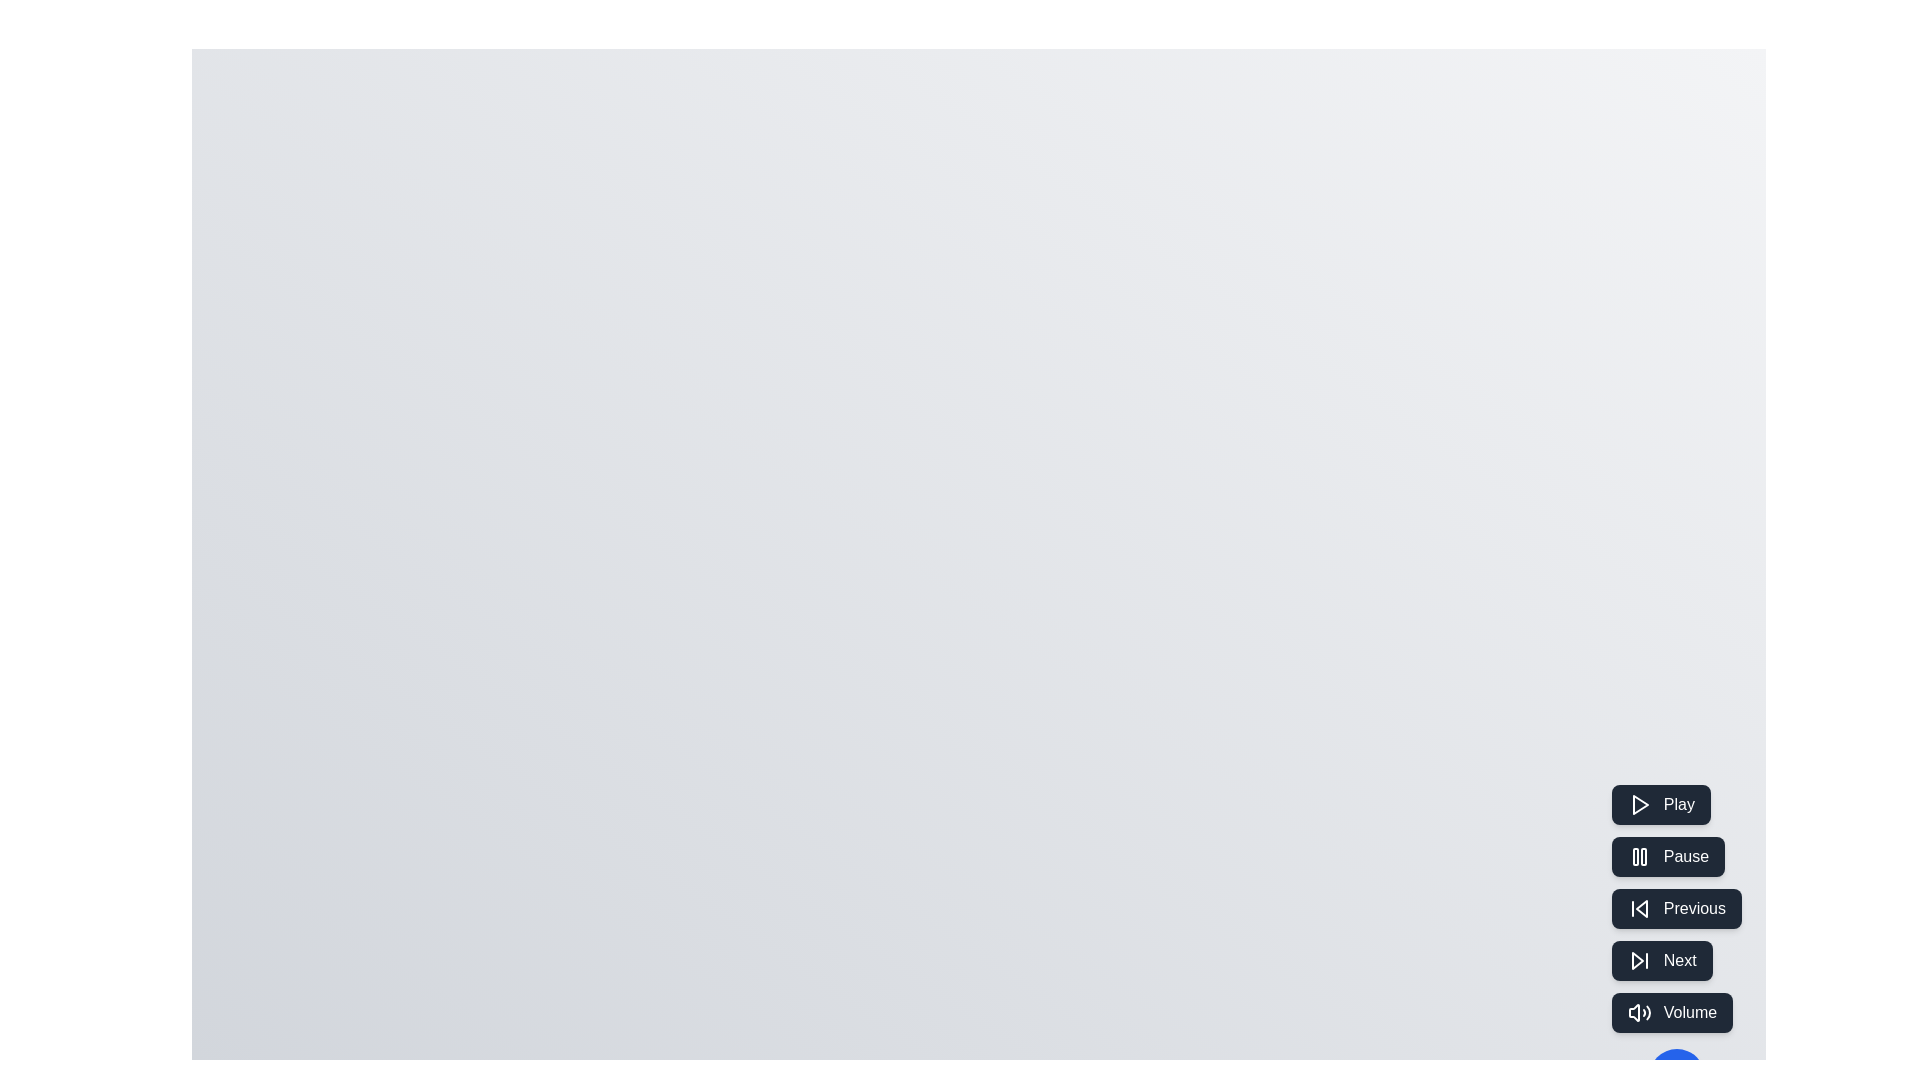  Describe the element at coordinates (1660, 804) in the screenshot. I see `the Play button to start media playback` at that location.